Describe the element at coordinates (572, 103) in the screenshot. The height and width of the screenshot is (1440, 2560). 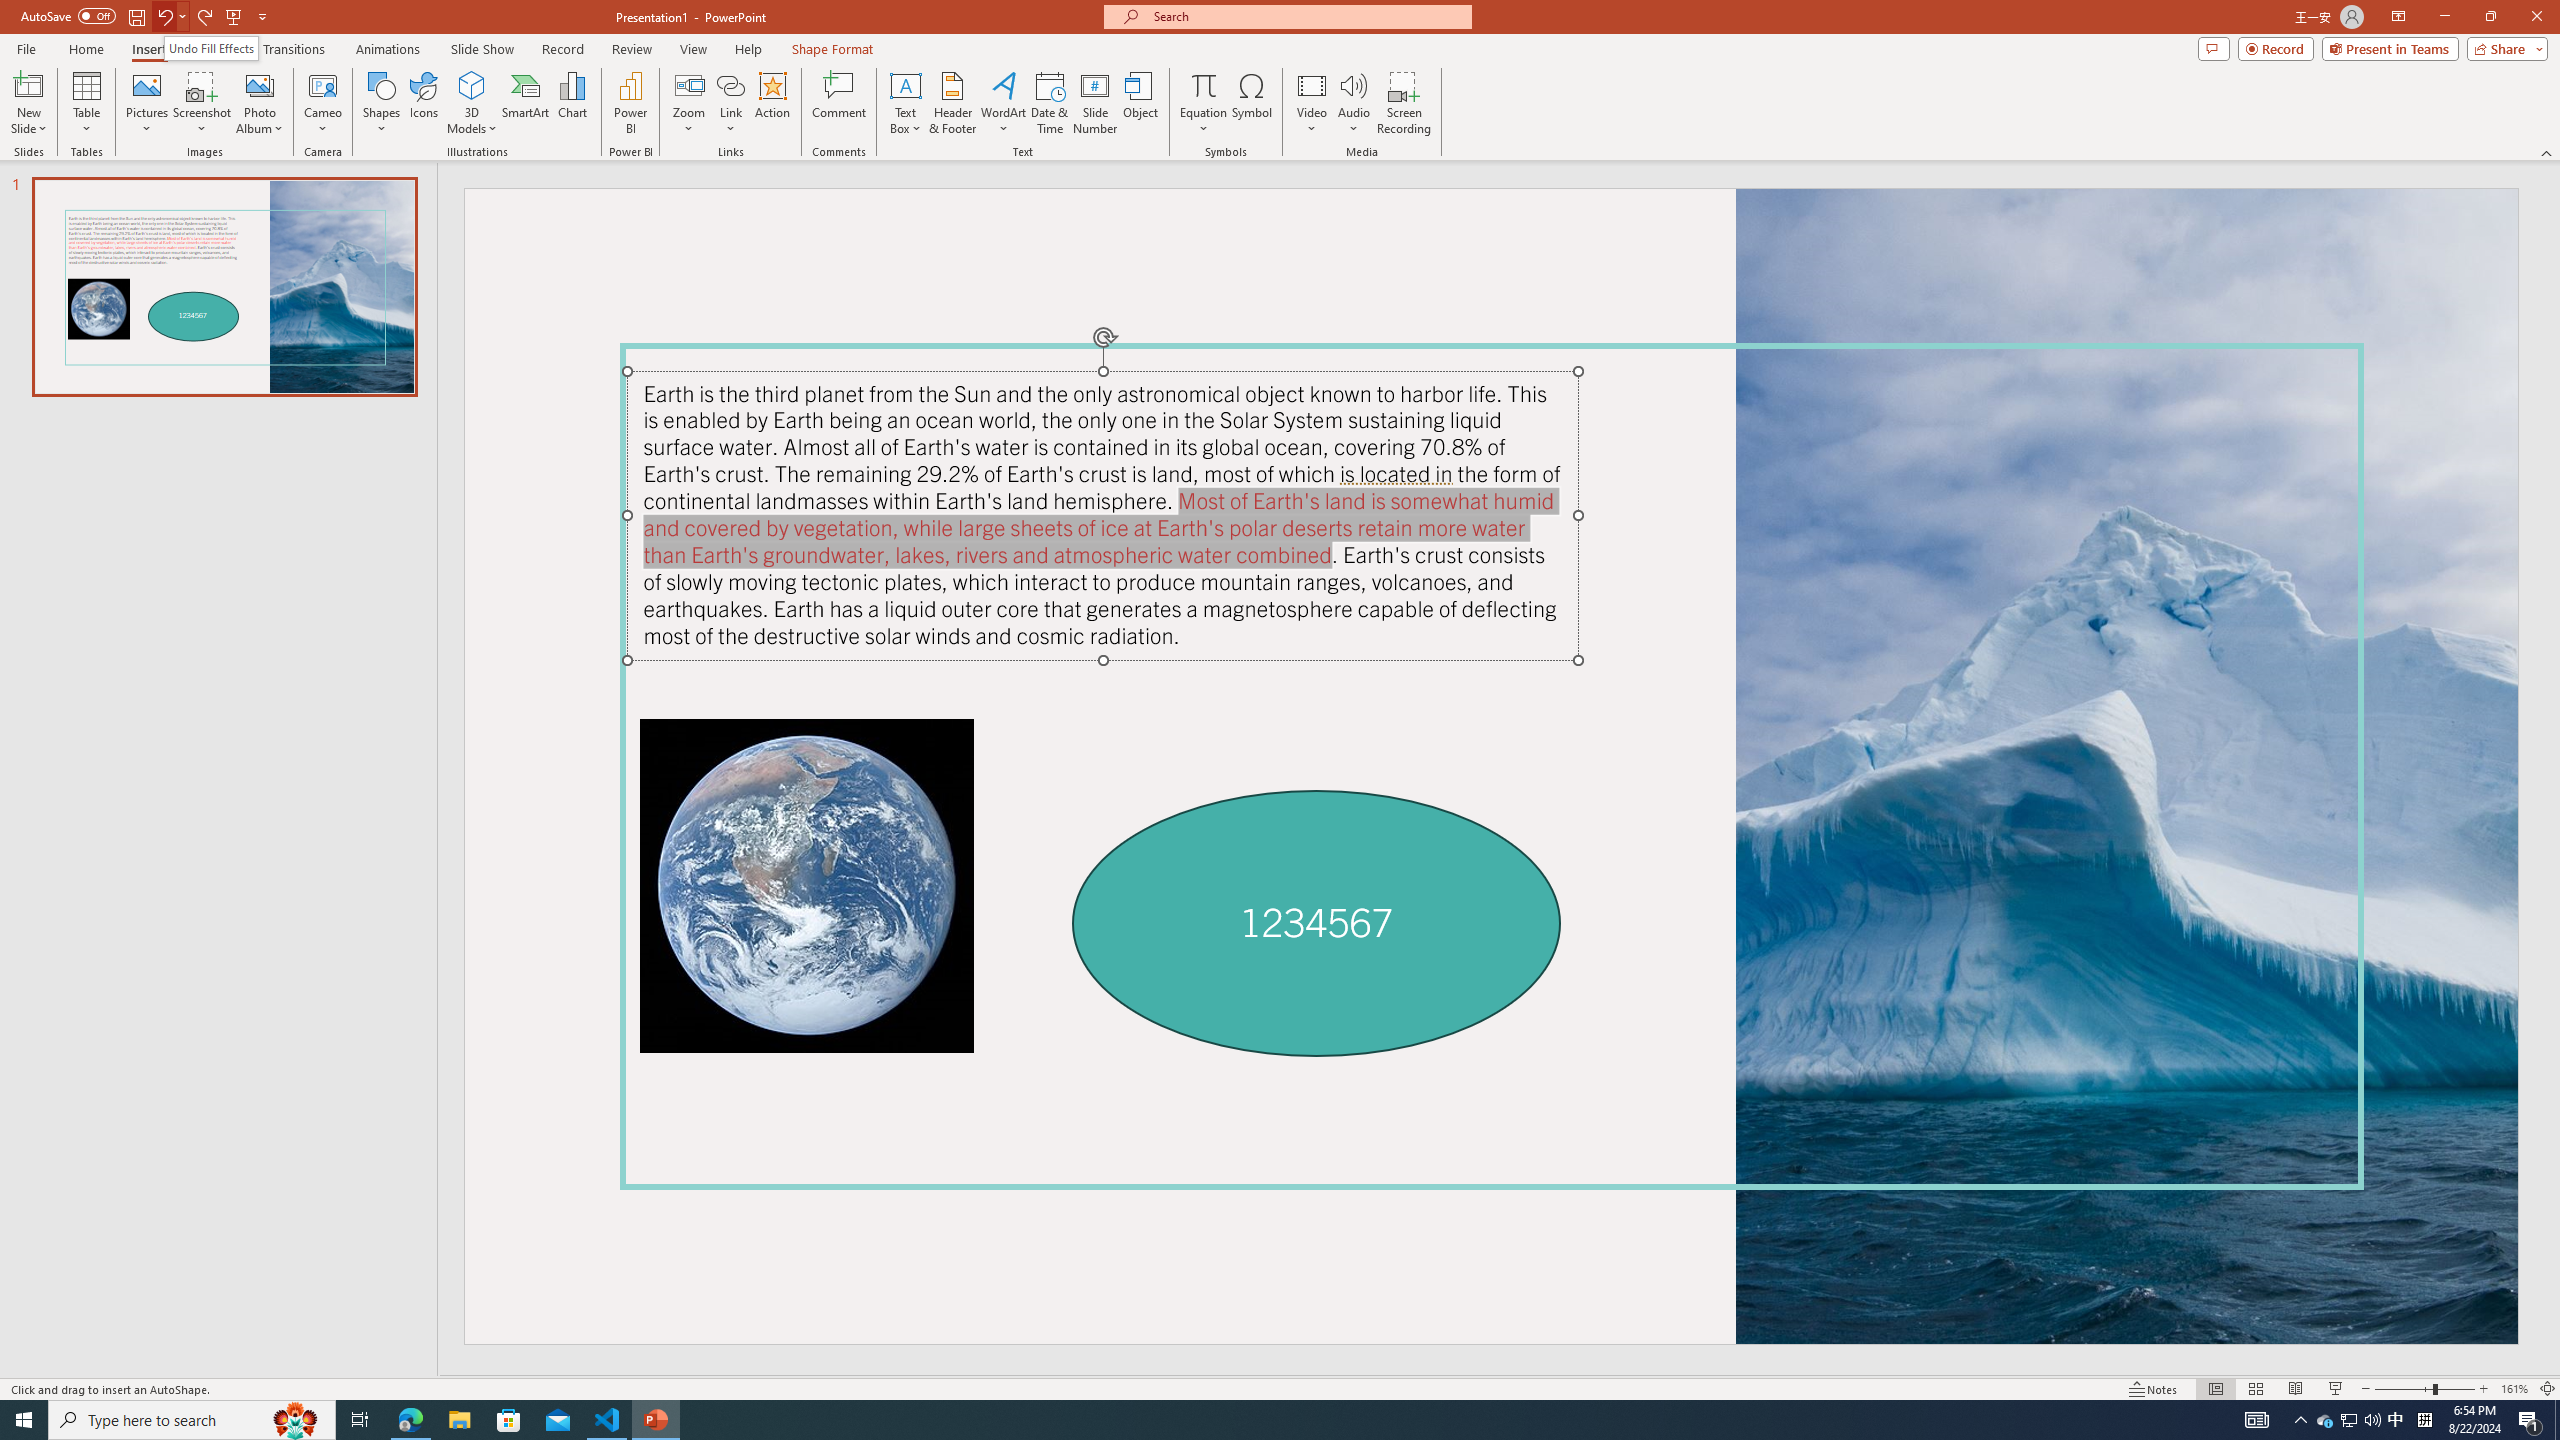
I see `'Chart...'` at that location.